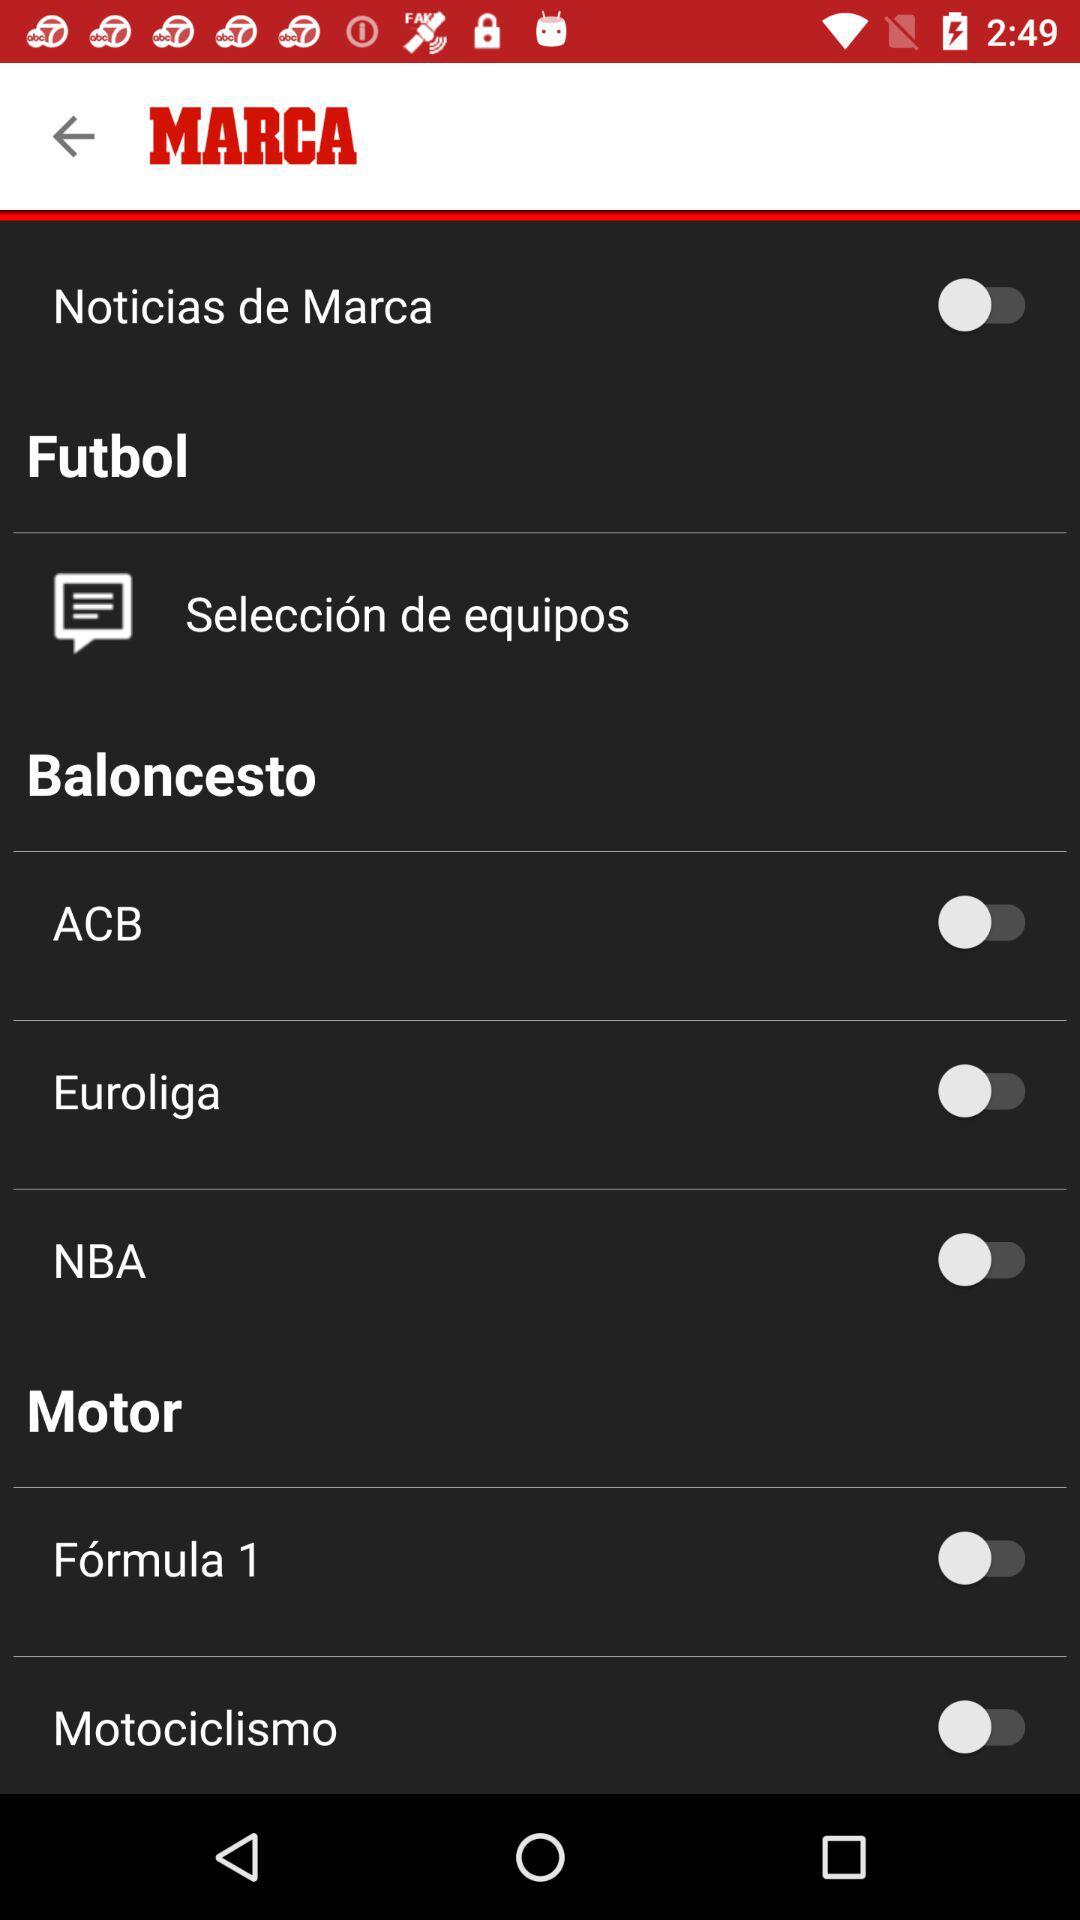  I want to click on off option, so click(991, 1258).